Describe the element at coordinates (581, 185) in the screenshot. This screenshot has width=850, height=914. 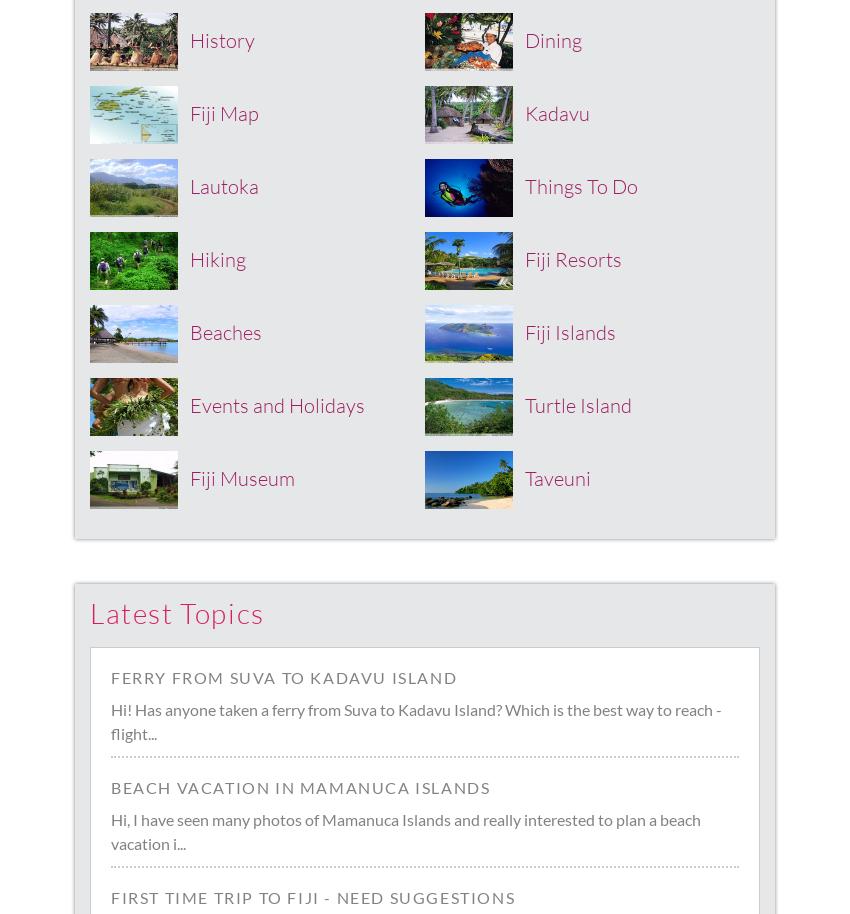
I see `'Things To Do'` at that location.